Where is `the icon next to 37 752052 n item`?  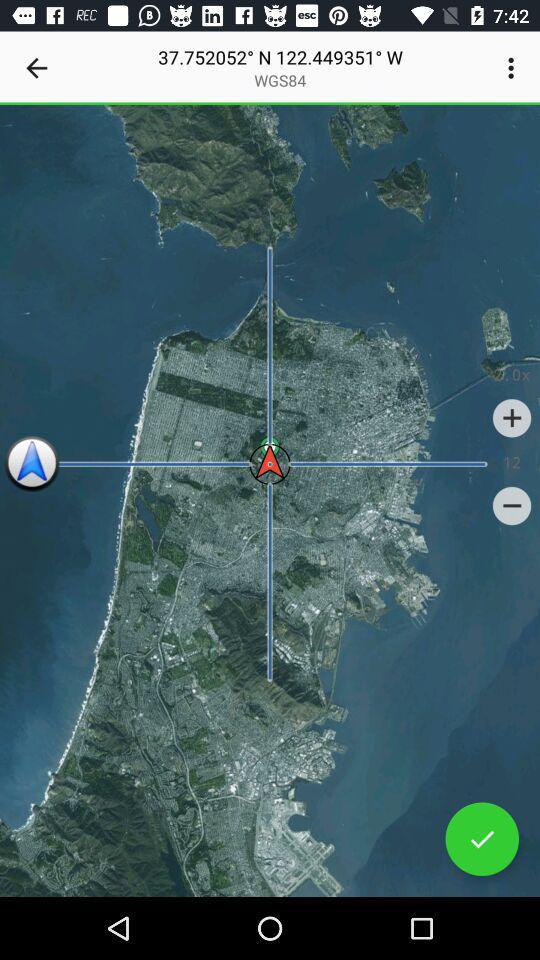 the icon next to 37 752052 n item is located at coordinates (513, 68).